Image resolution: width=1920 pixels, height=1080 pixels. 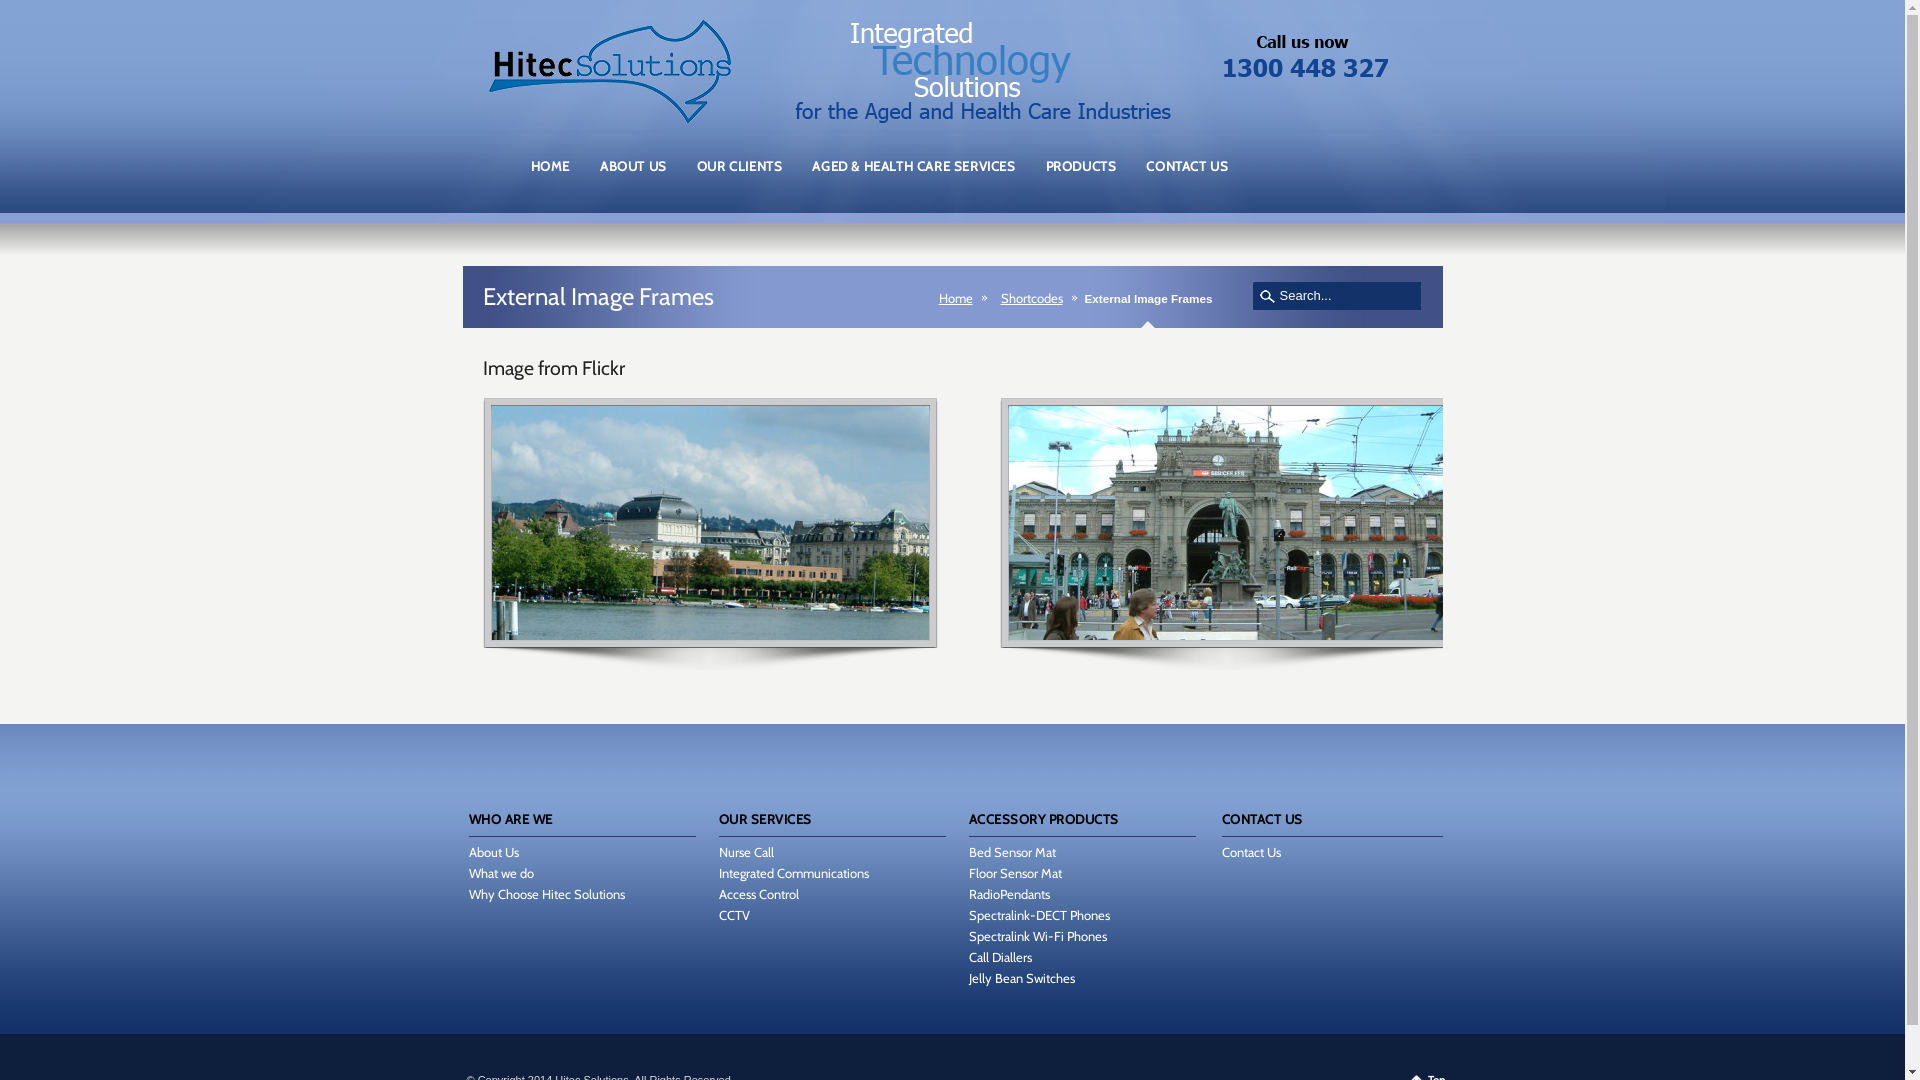 I want to click on 'Call Diallers', so click(x=999, y=955).